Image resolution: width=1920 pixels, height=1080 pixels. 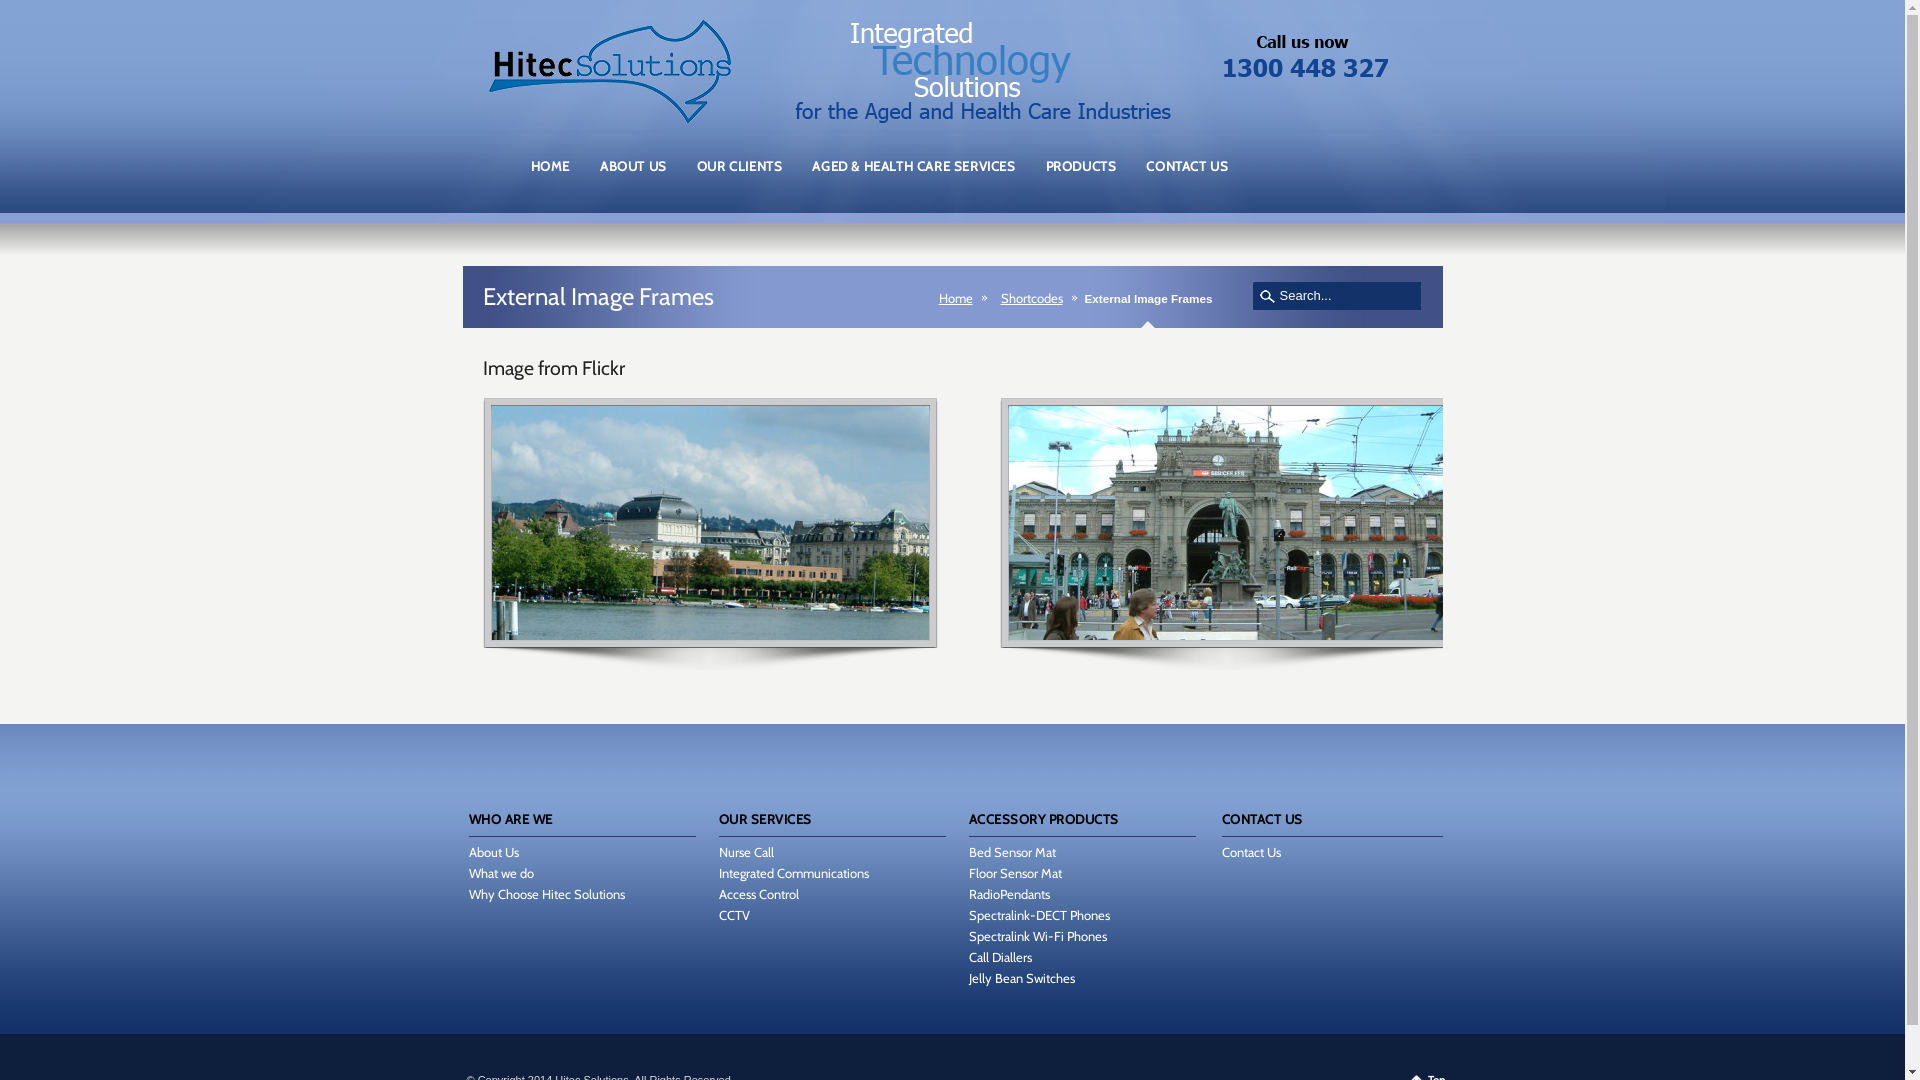 I want to click on 'Call Diallers', so click(x=999, y=955).